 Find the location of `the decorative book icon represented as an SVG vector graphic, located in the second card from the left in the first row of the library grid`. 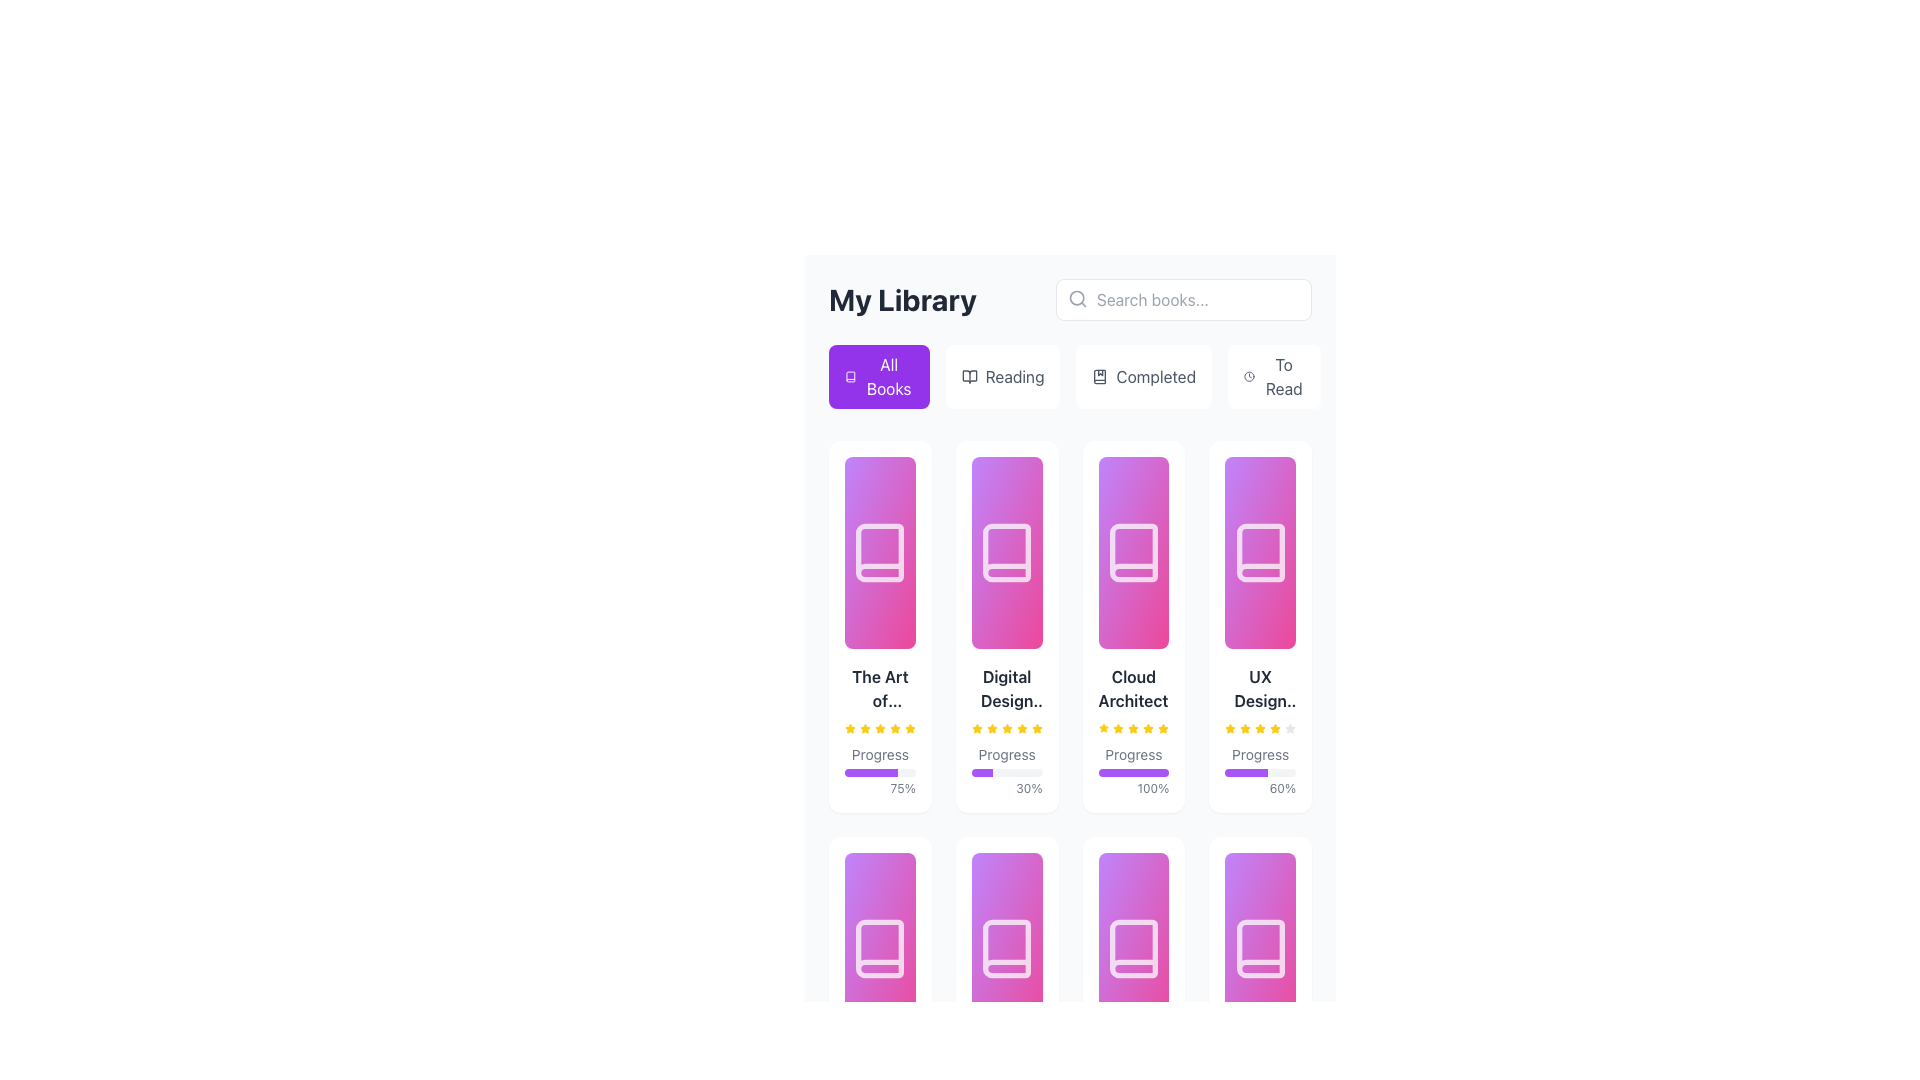

the decorative book icon represented as an SVG vector graphic, located in the second card from the left in the first row of the library grid is located at coordinates (1007, 552).